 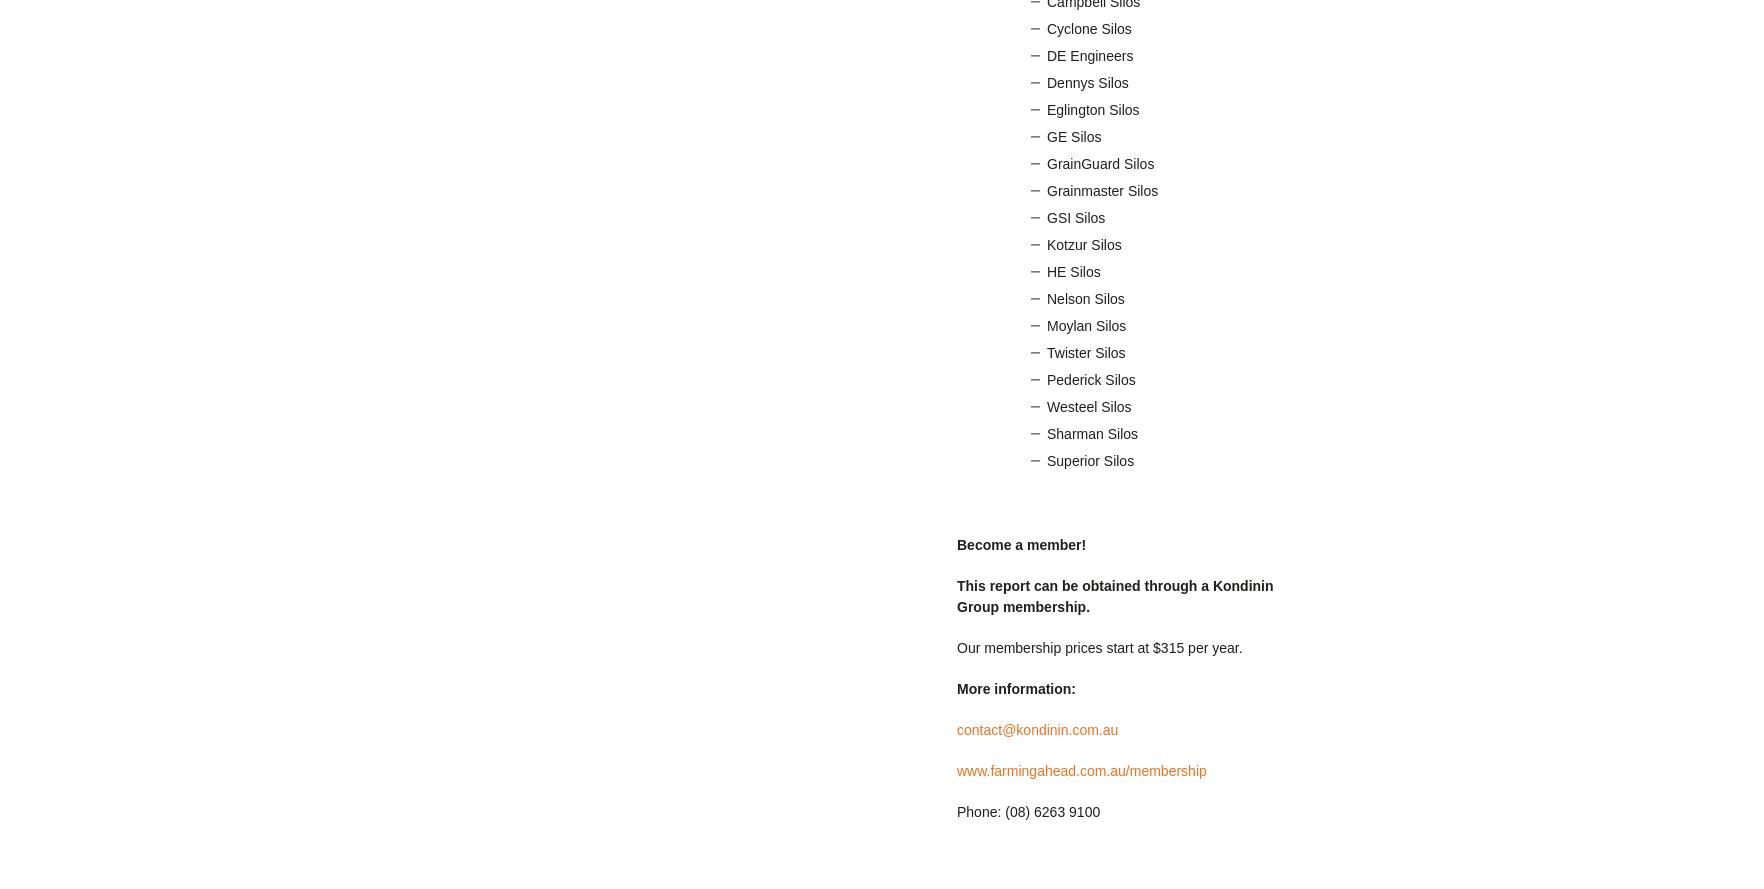 I want to click on 'This report can be obtained through a Kondinin Group membership.', so click(x=1115, y=595).